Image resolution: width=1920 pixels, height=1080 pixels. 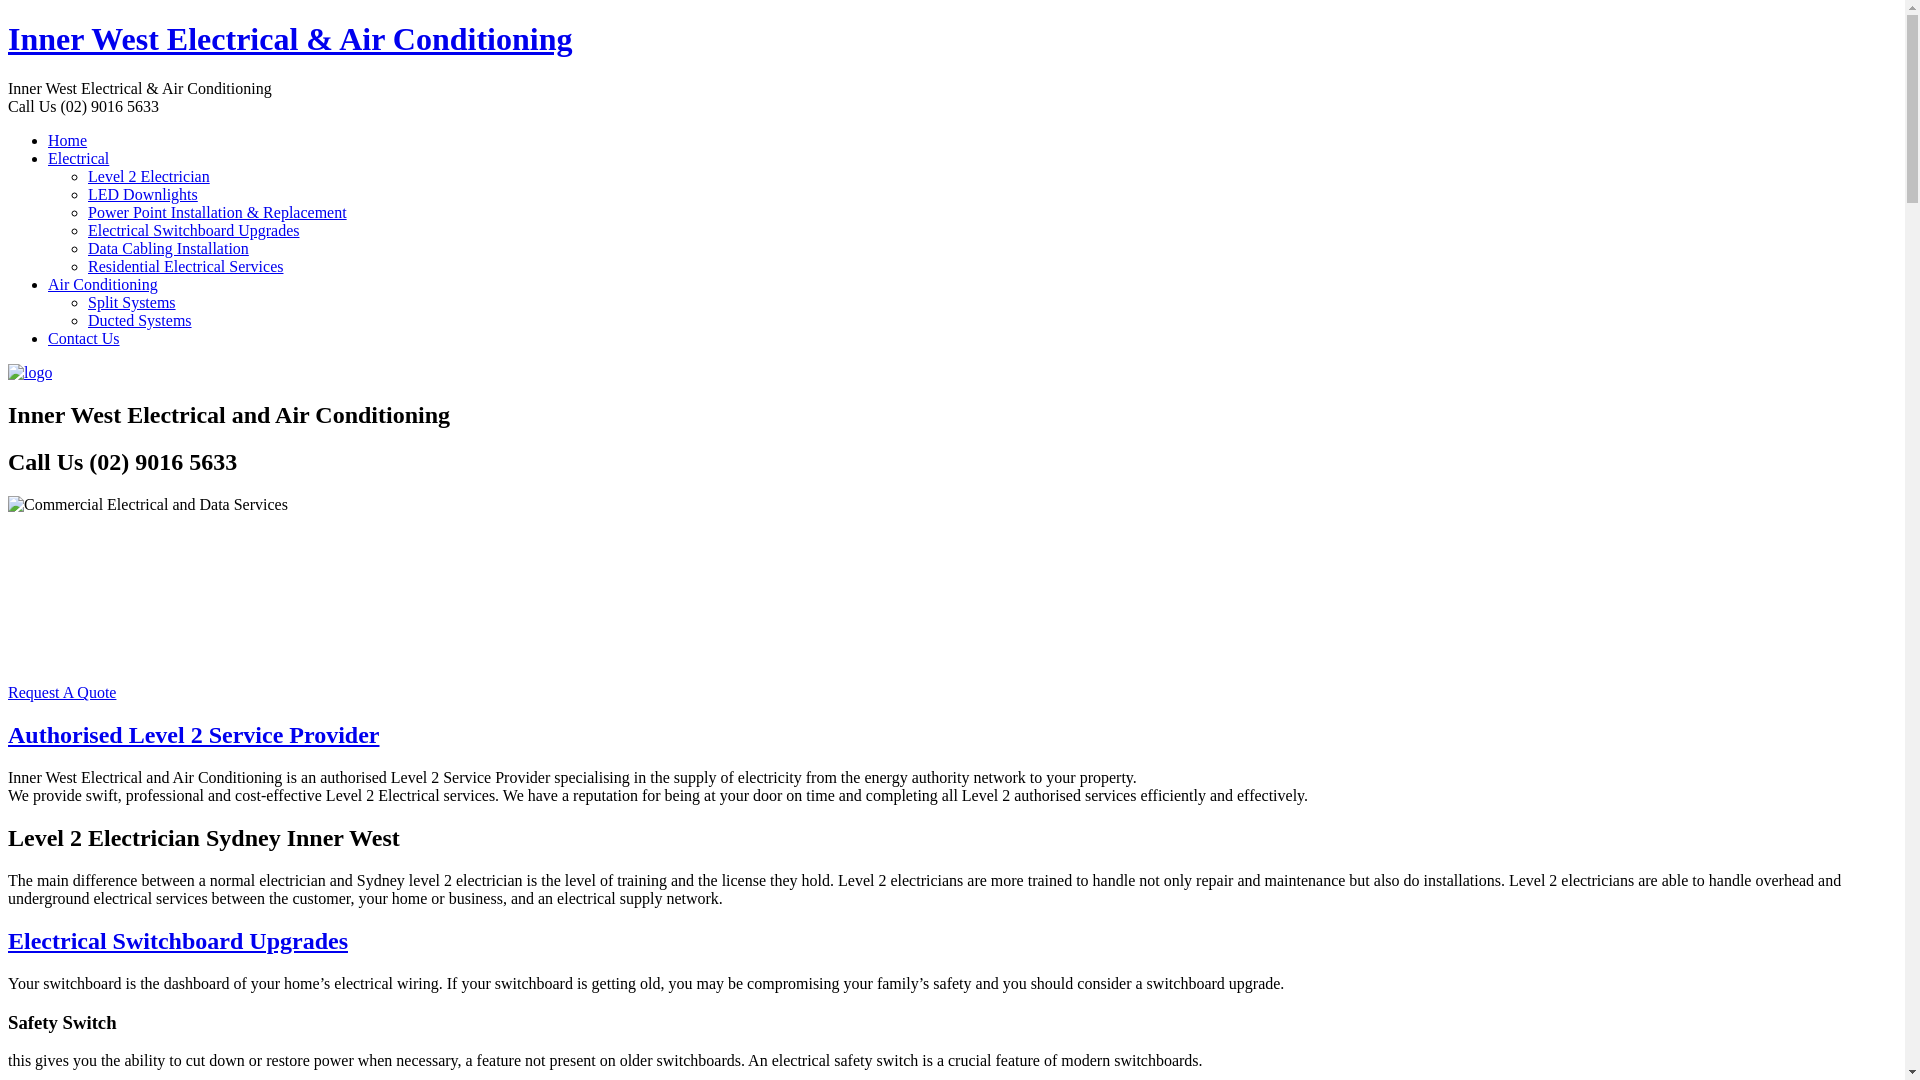 What do you see at coordinates (29, 372) in the screenshot?
I see `'Inner West Electrical & Air Conditioning'` at bounding box center [29, 372].